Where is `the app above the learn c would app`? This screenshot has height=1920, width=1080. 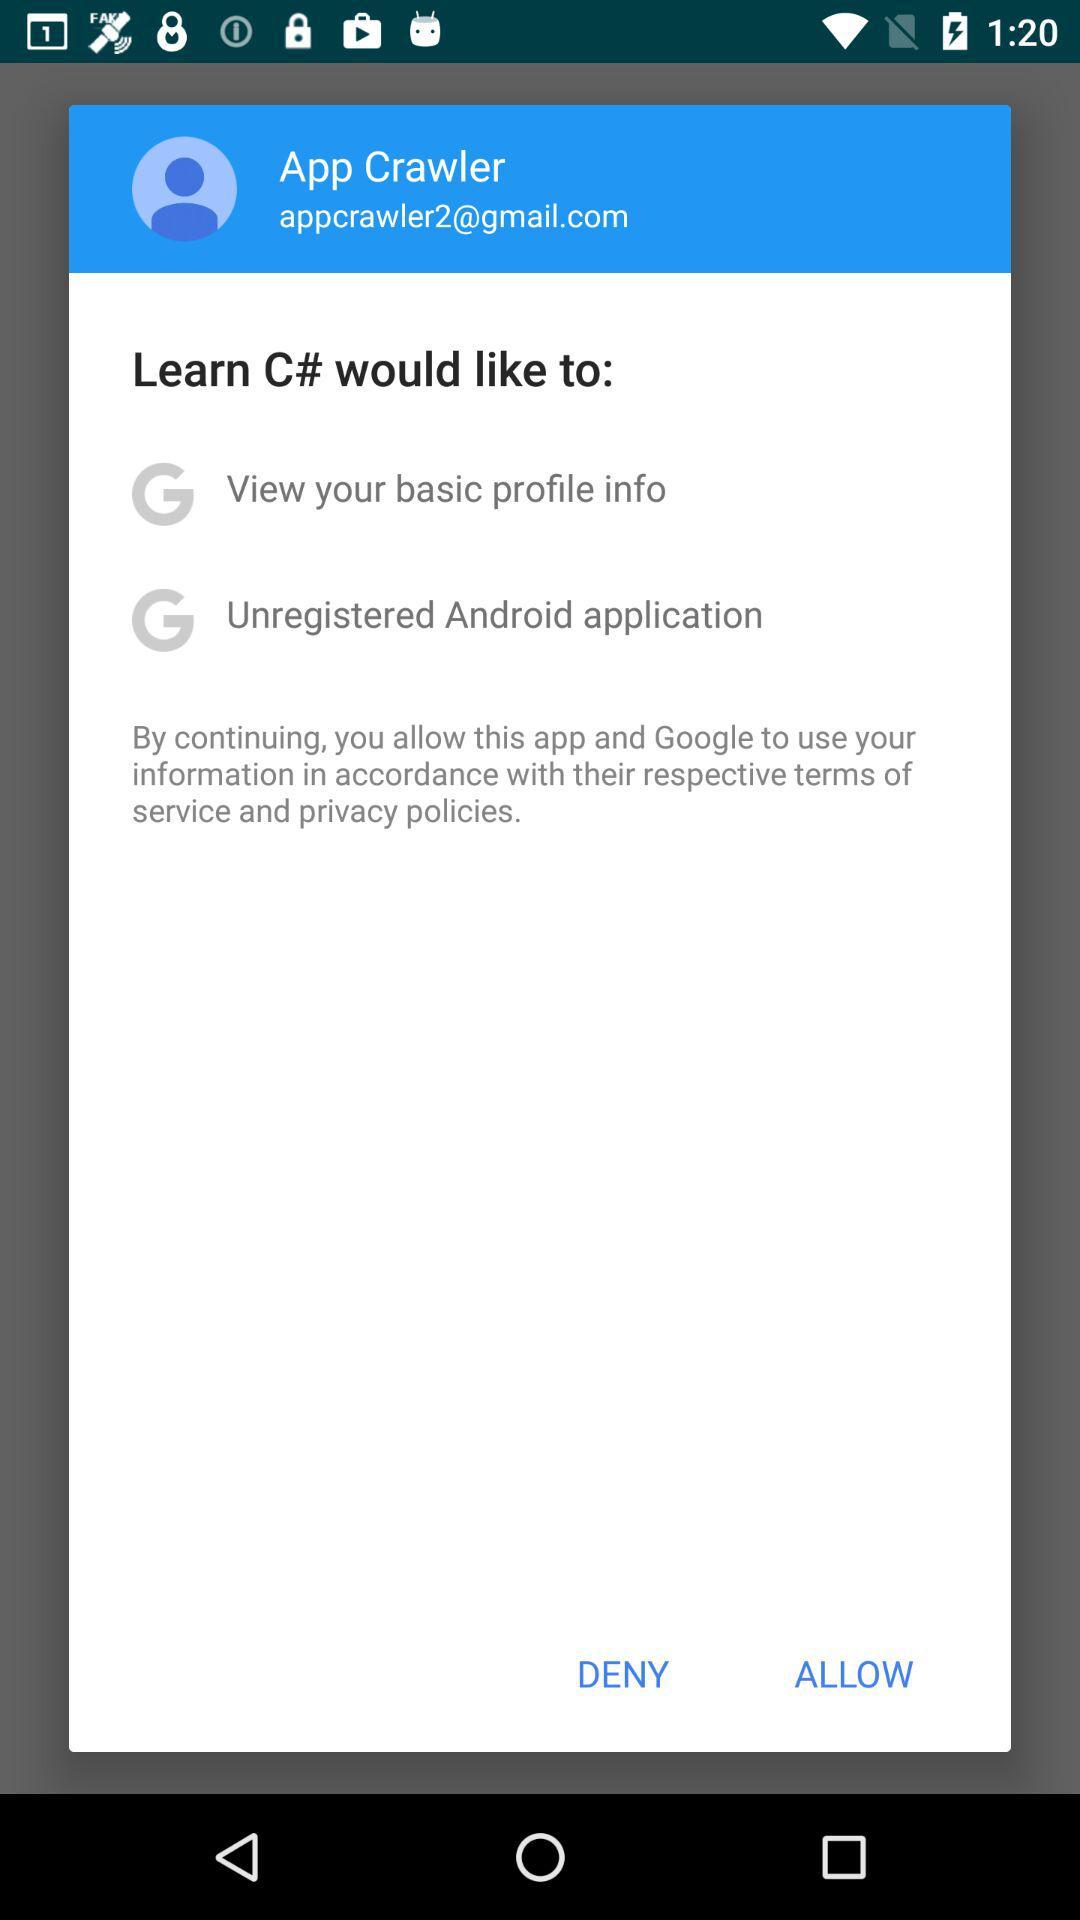 the app above the learn c would app is located at coordinates (454, 214).